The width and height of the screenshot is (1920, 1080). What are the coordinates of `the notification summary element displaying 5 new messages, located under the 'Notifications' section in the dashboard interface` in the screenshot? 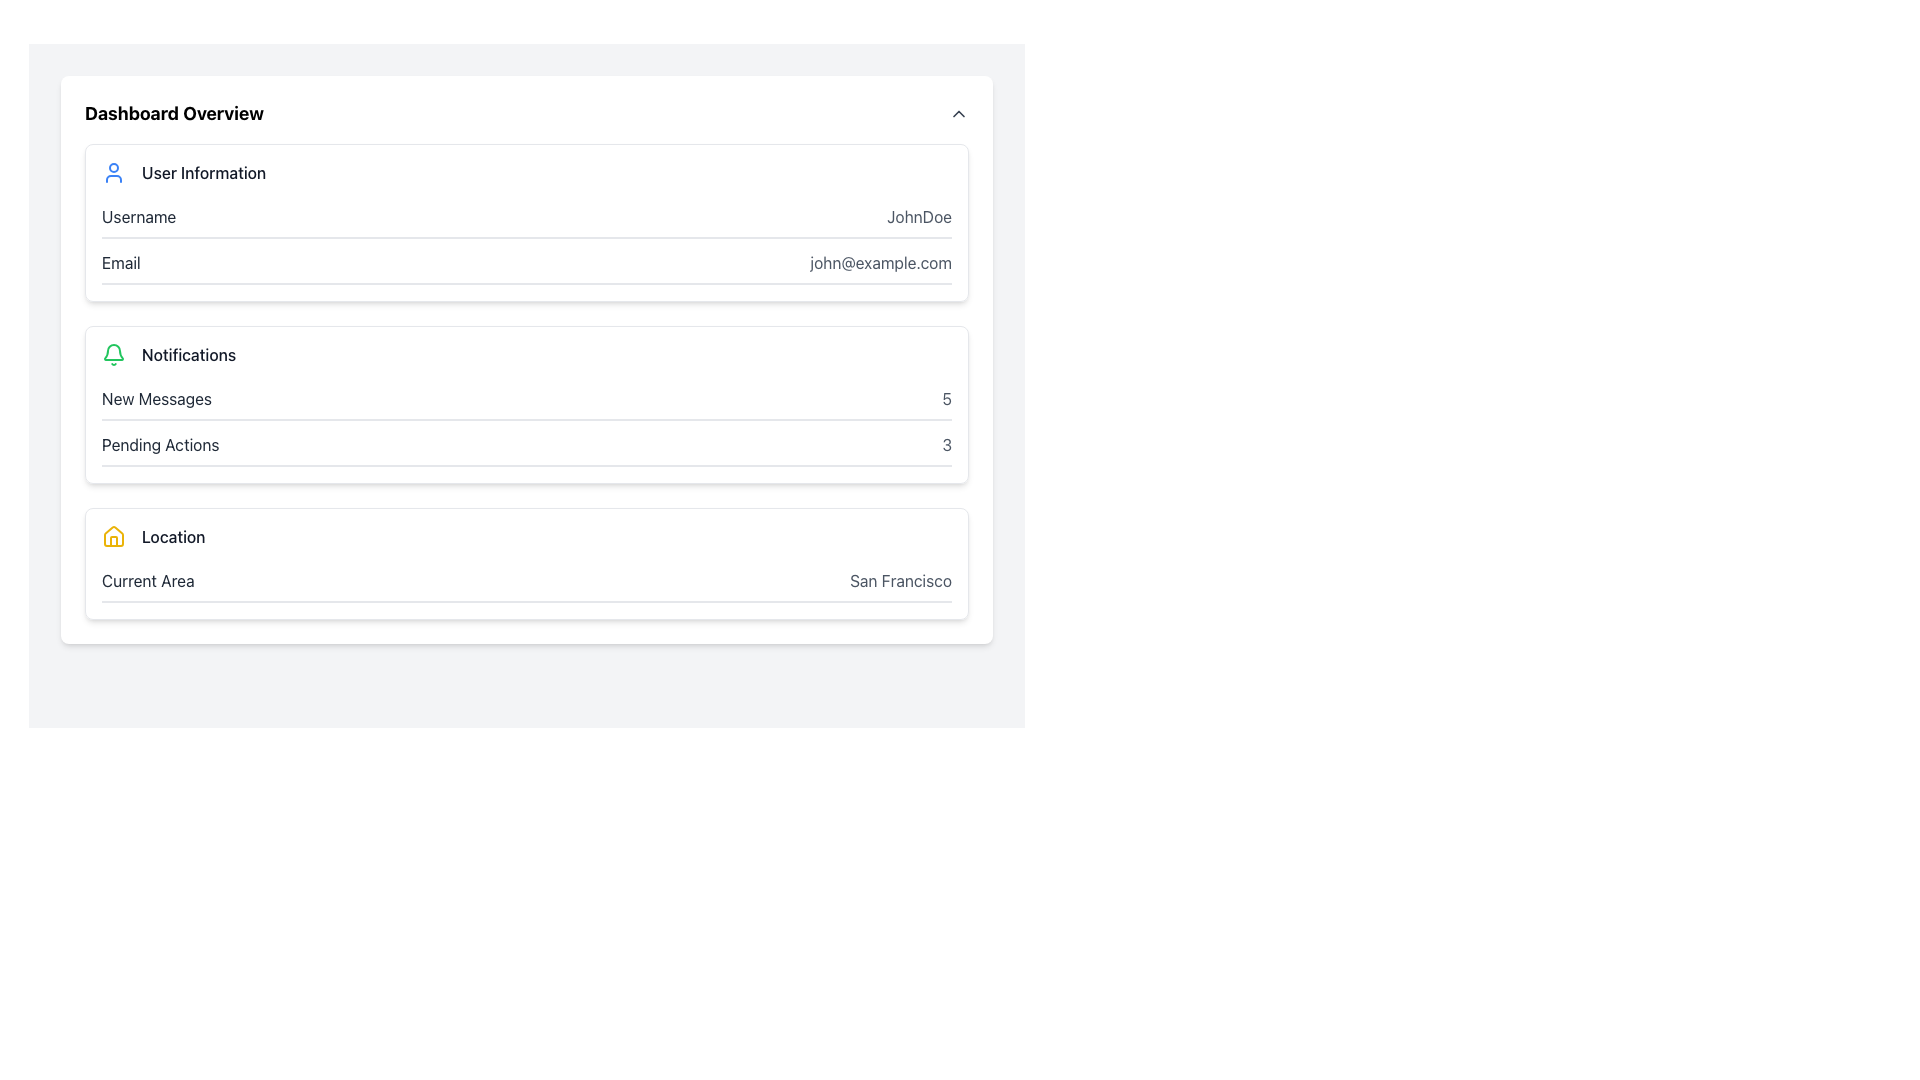 It's located at (527, 400).